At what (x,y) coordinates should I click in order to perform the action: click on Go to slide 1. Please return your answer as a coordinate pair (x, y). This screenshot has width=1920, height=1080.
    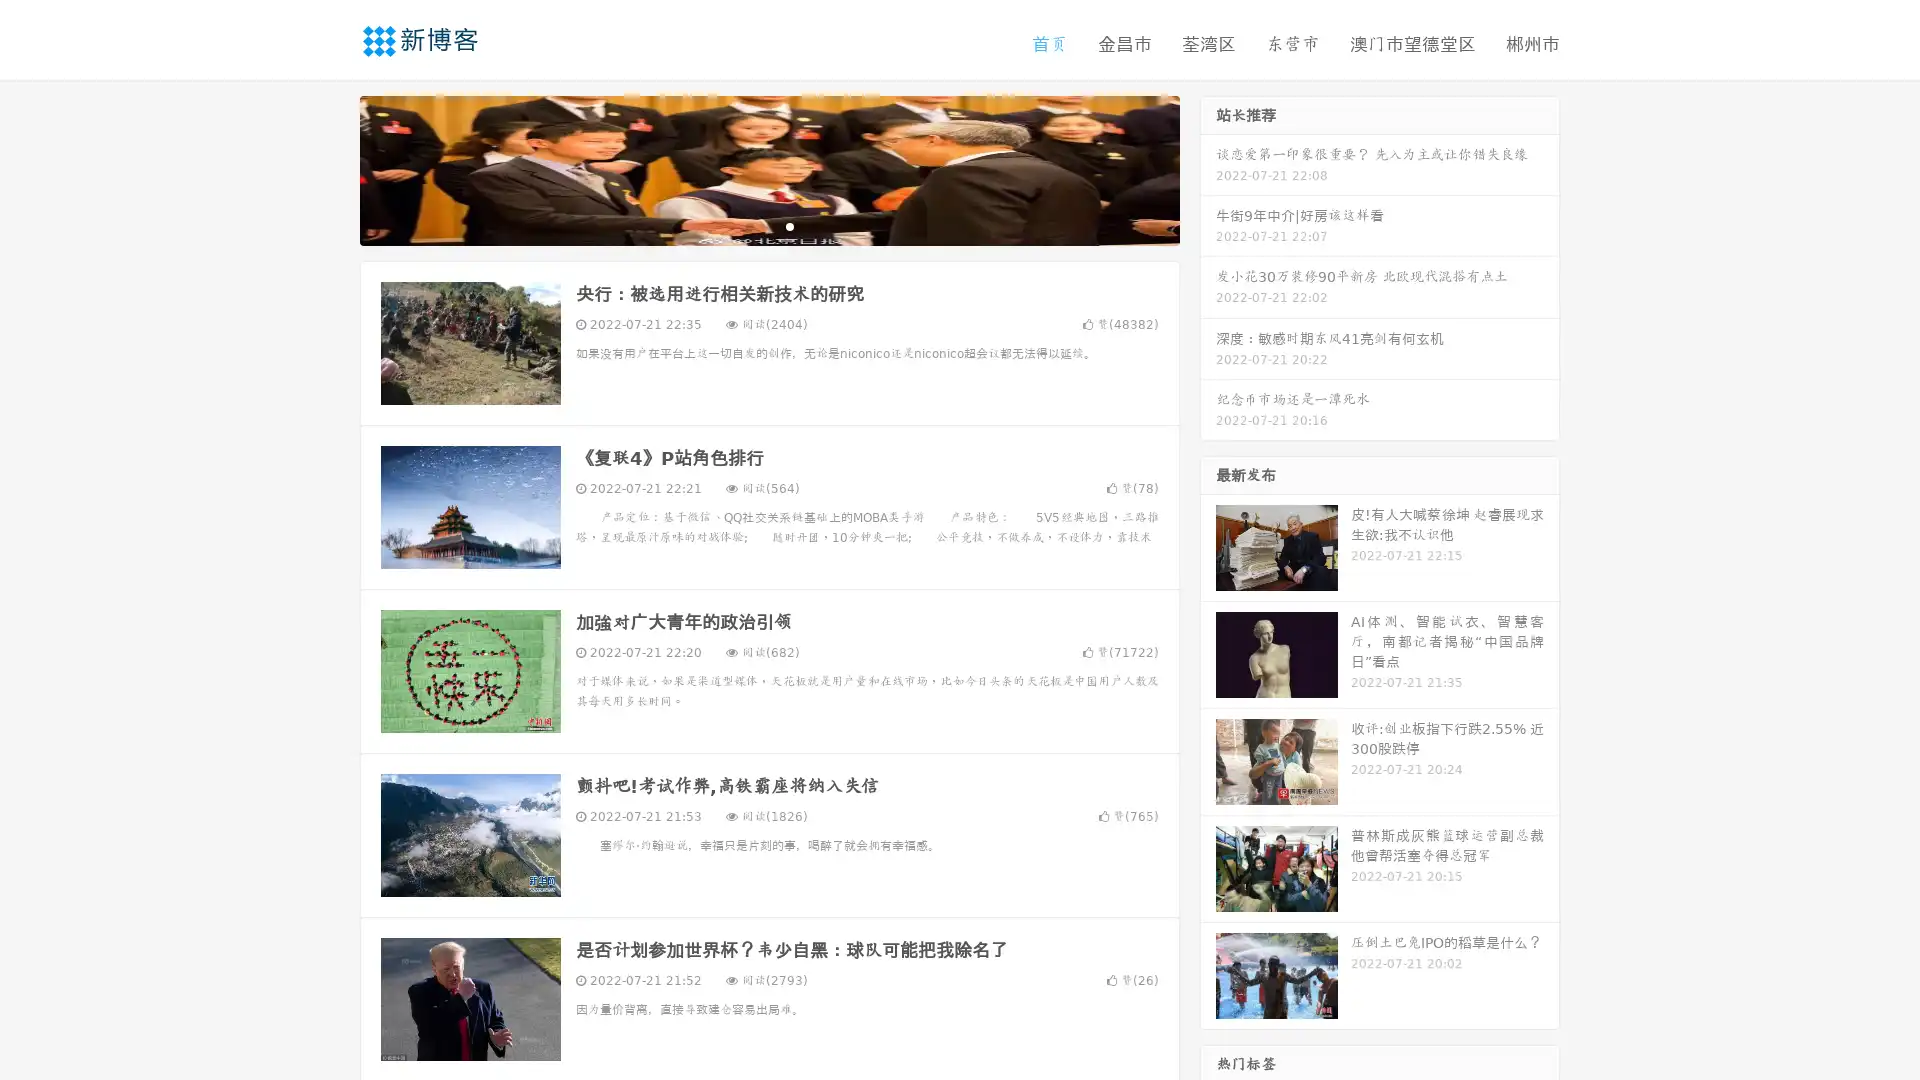
    Looking at the image, I should click on (748, 225).